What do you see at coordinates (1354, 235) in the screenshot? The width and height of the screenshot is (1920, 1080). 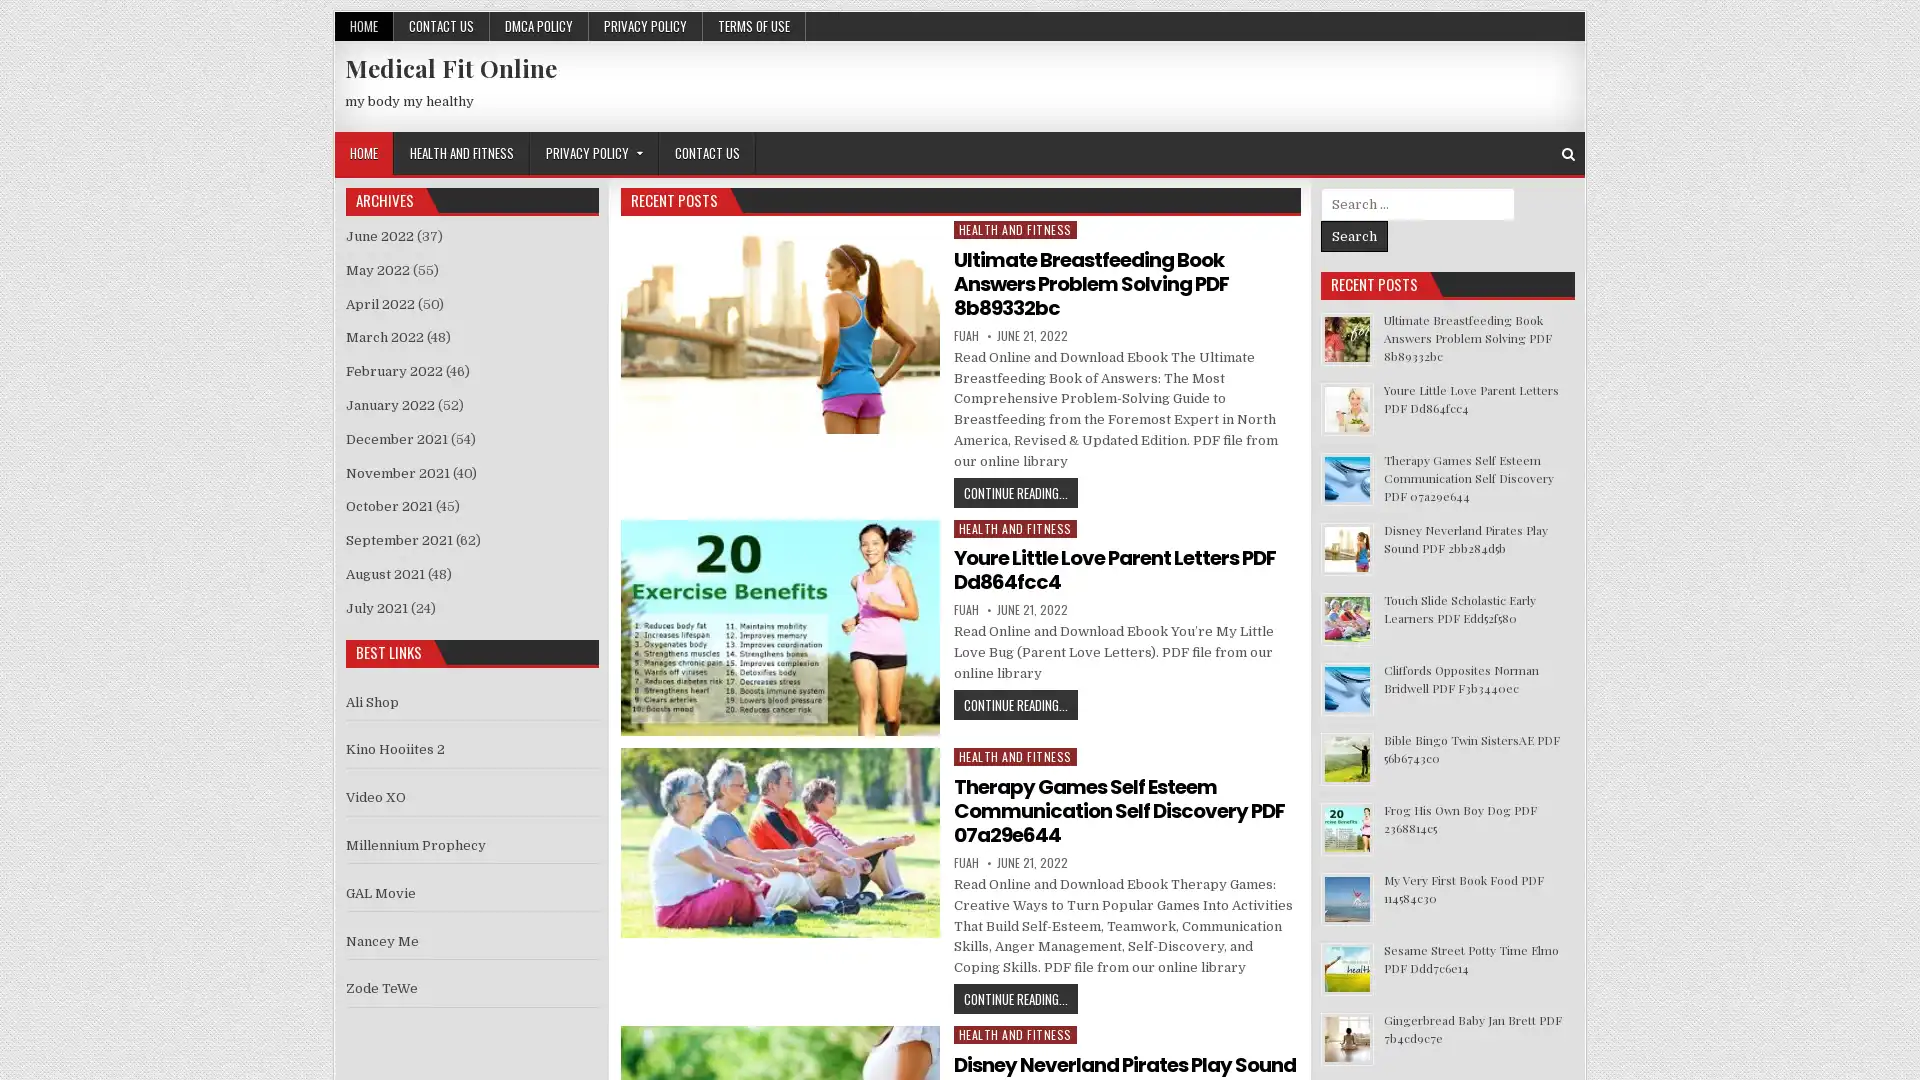 I see `Search` at bounding box center [1354, 235].